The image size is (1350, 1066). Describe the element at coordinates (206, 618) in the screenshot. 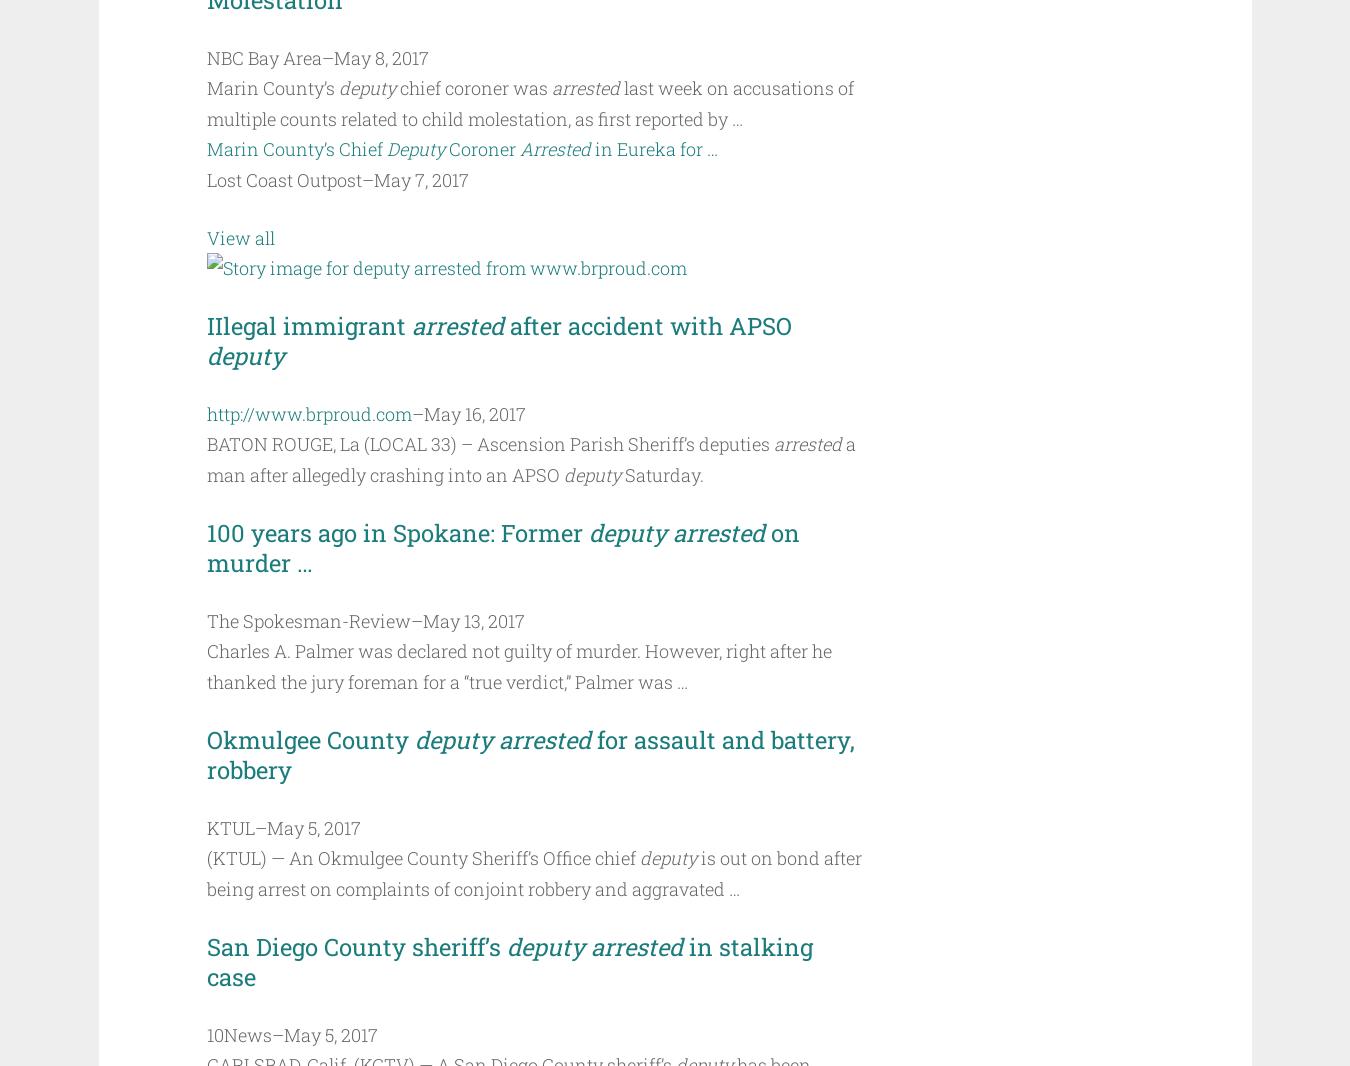

I see `'The Spokesman-Review'` at that location.